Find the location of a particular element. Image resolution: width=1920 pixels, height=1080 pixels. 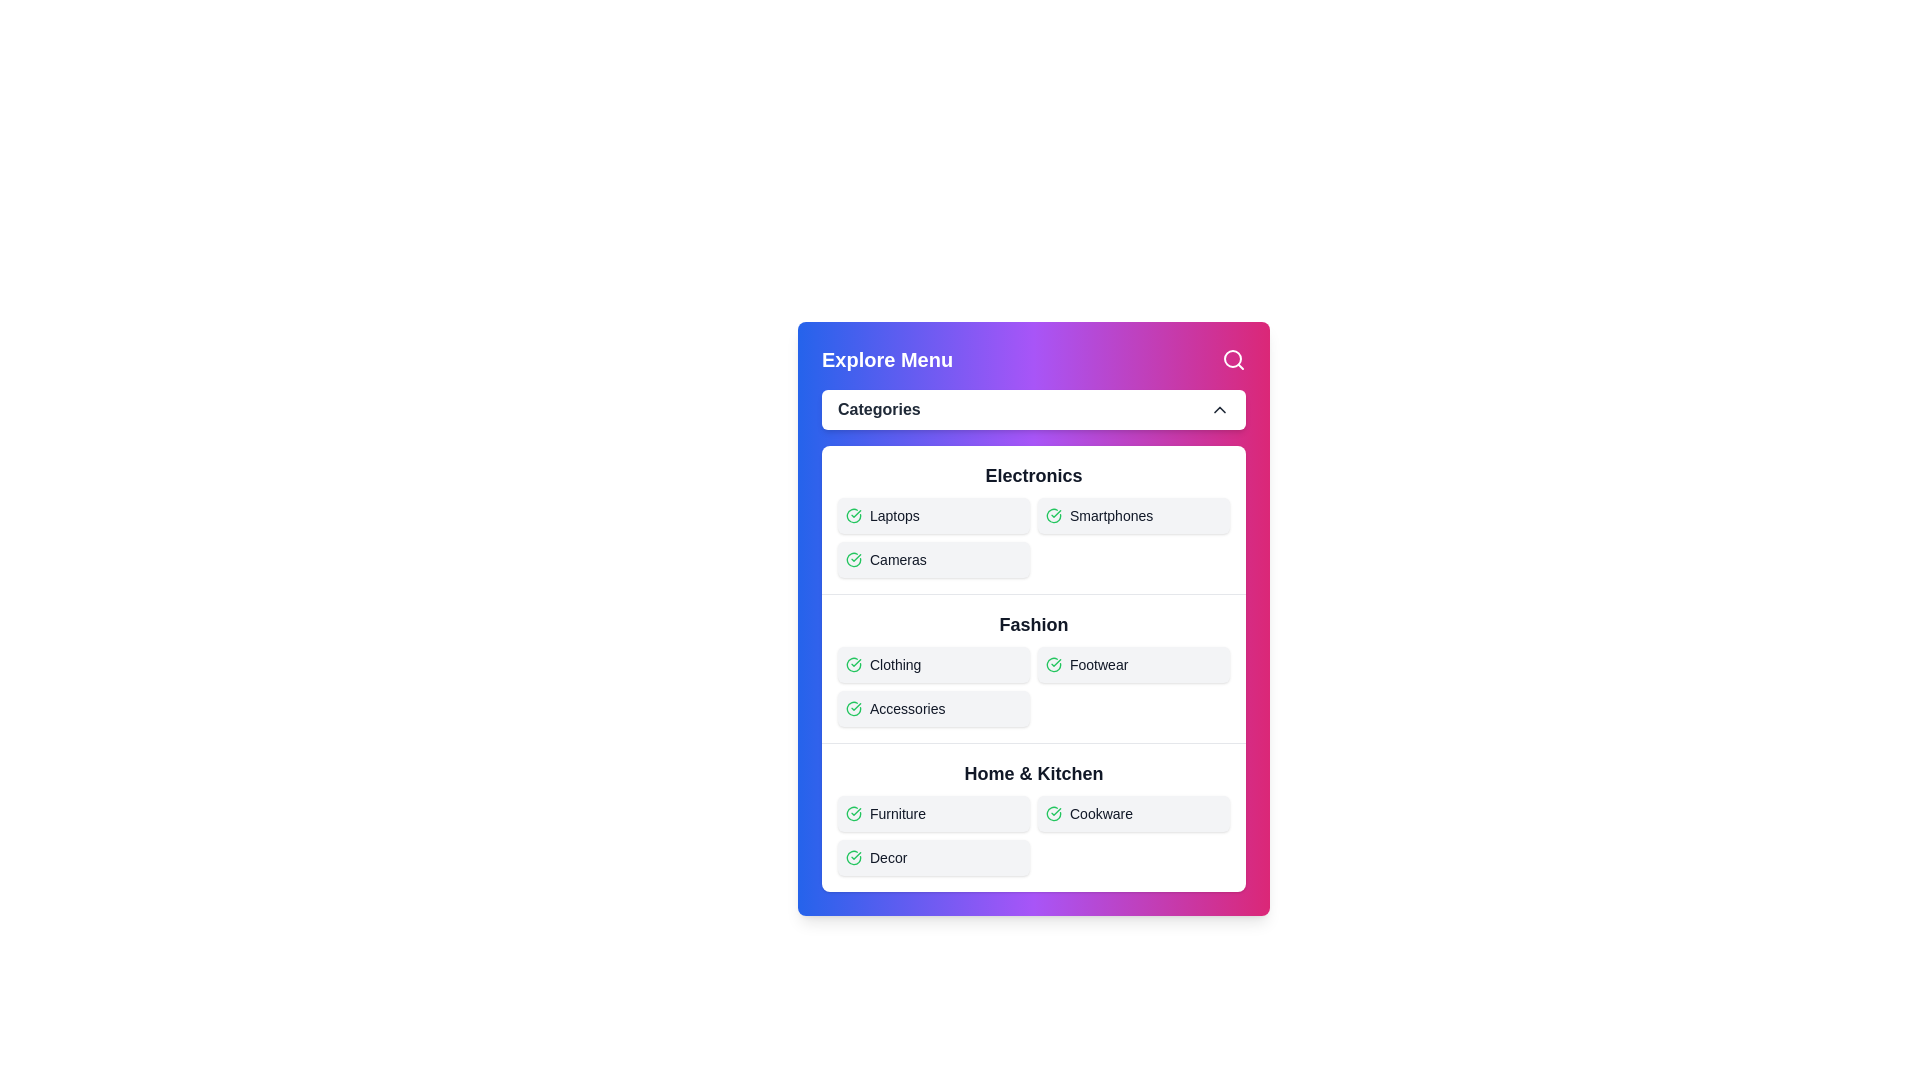

the 'Accessories' category button in the 'Fashion' section of the 'Explore Menu' is located at coordinates (933, 708).